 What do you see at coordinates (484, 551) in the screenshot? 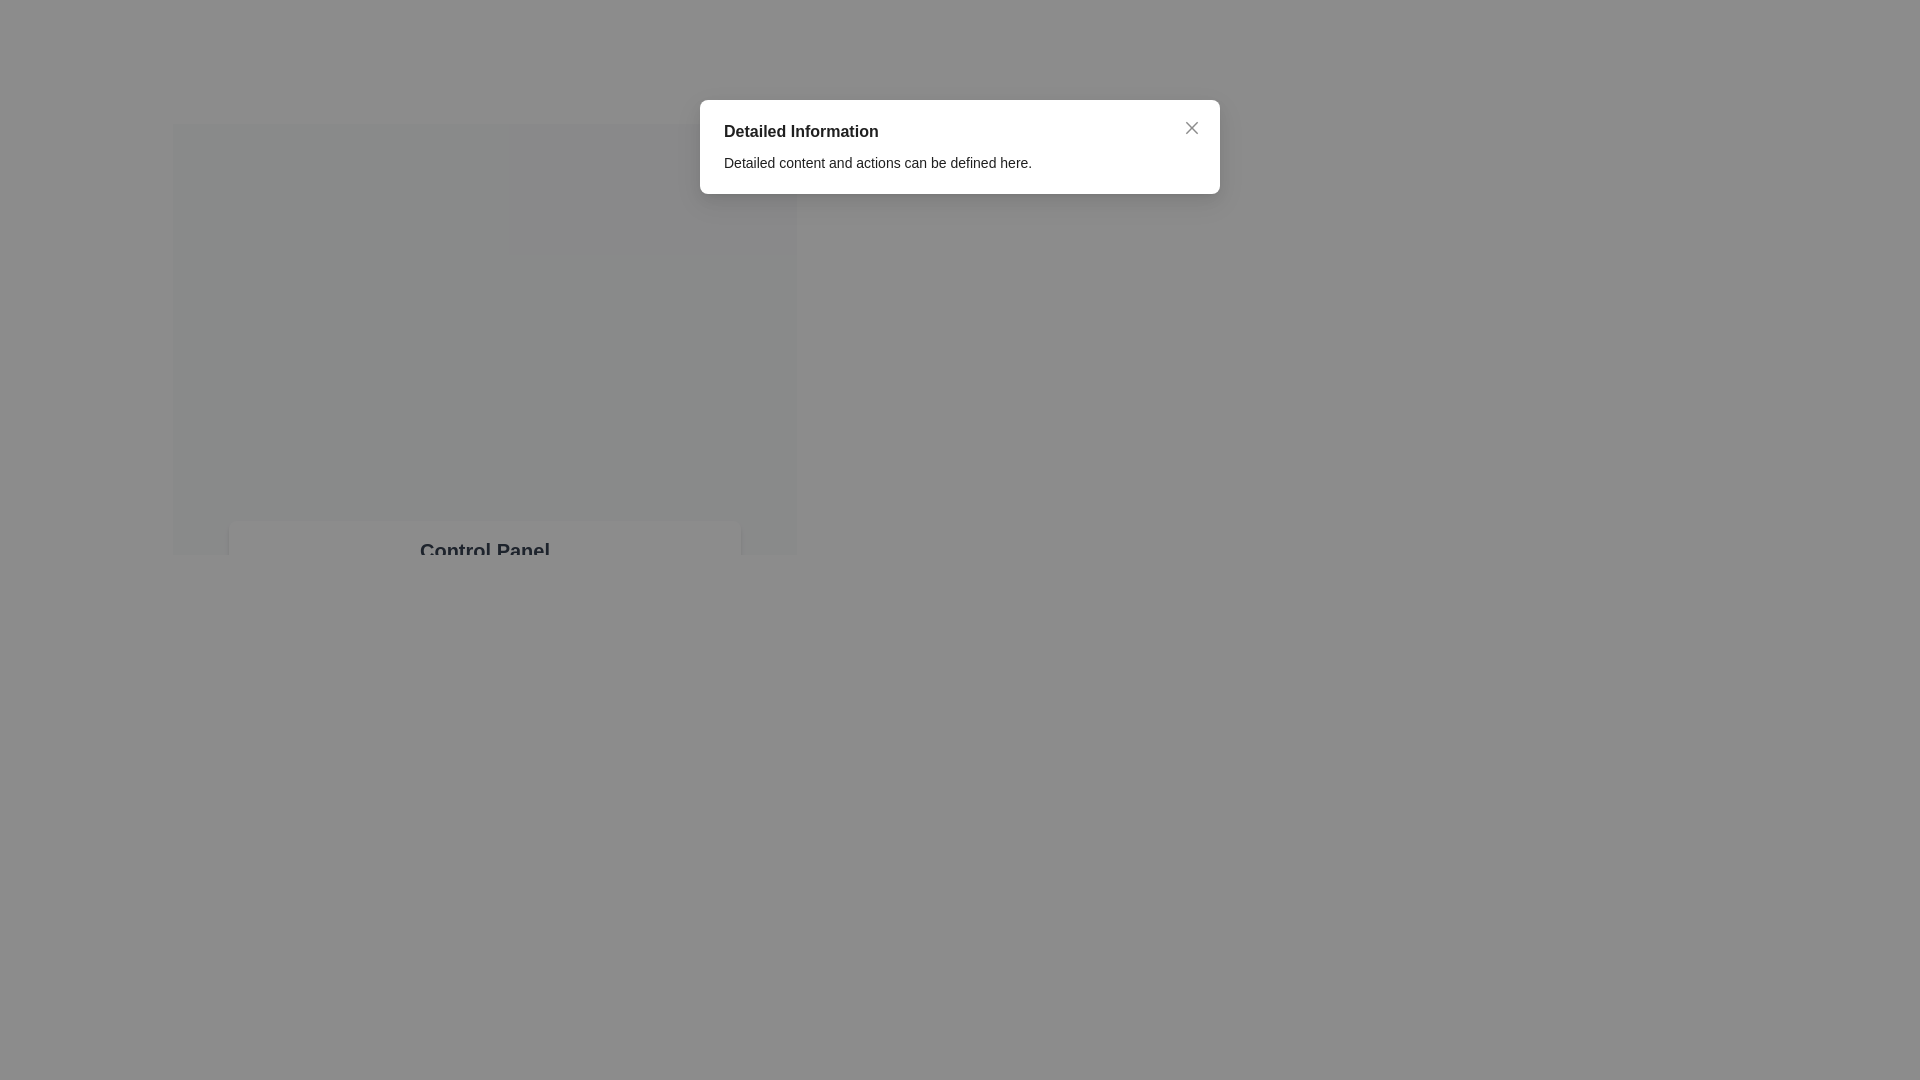
I see `text from the label that serves as the title for the 'Control Panel' section, located at the top of the rectangular card with rounded corners` at bounding box center [484, 551].